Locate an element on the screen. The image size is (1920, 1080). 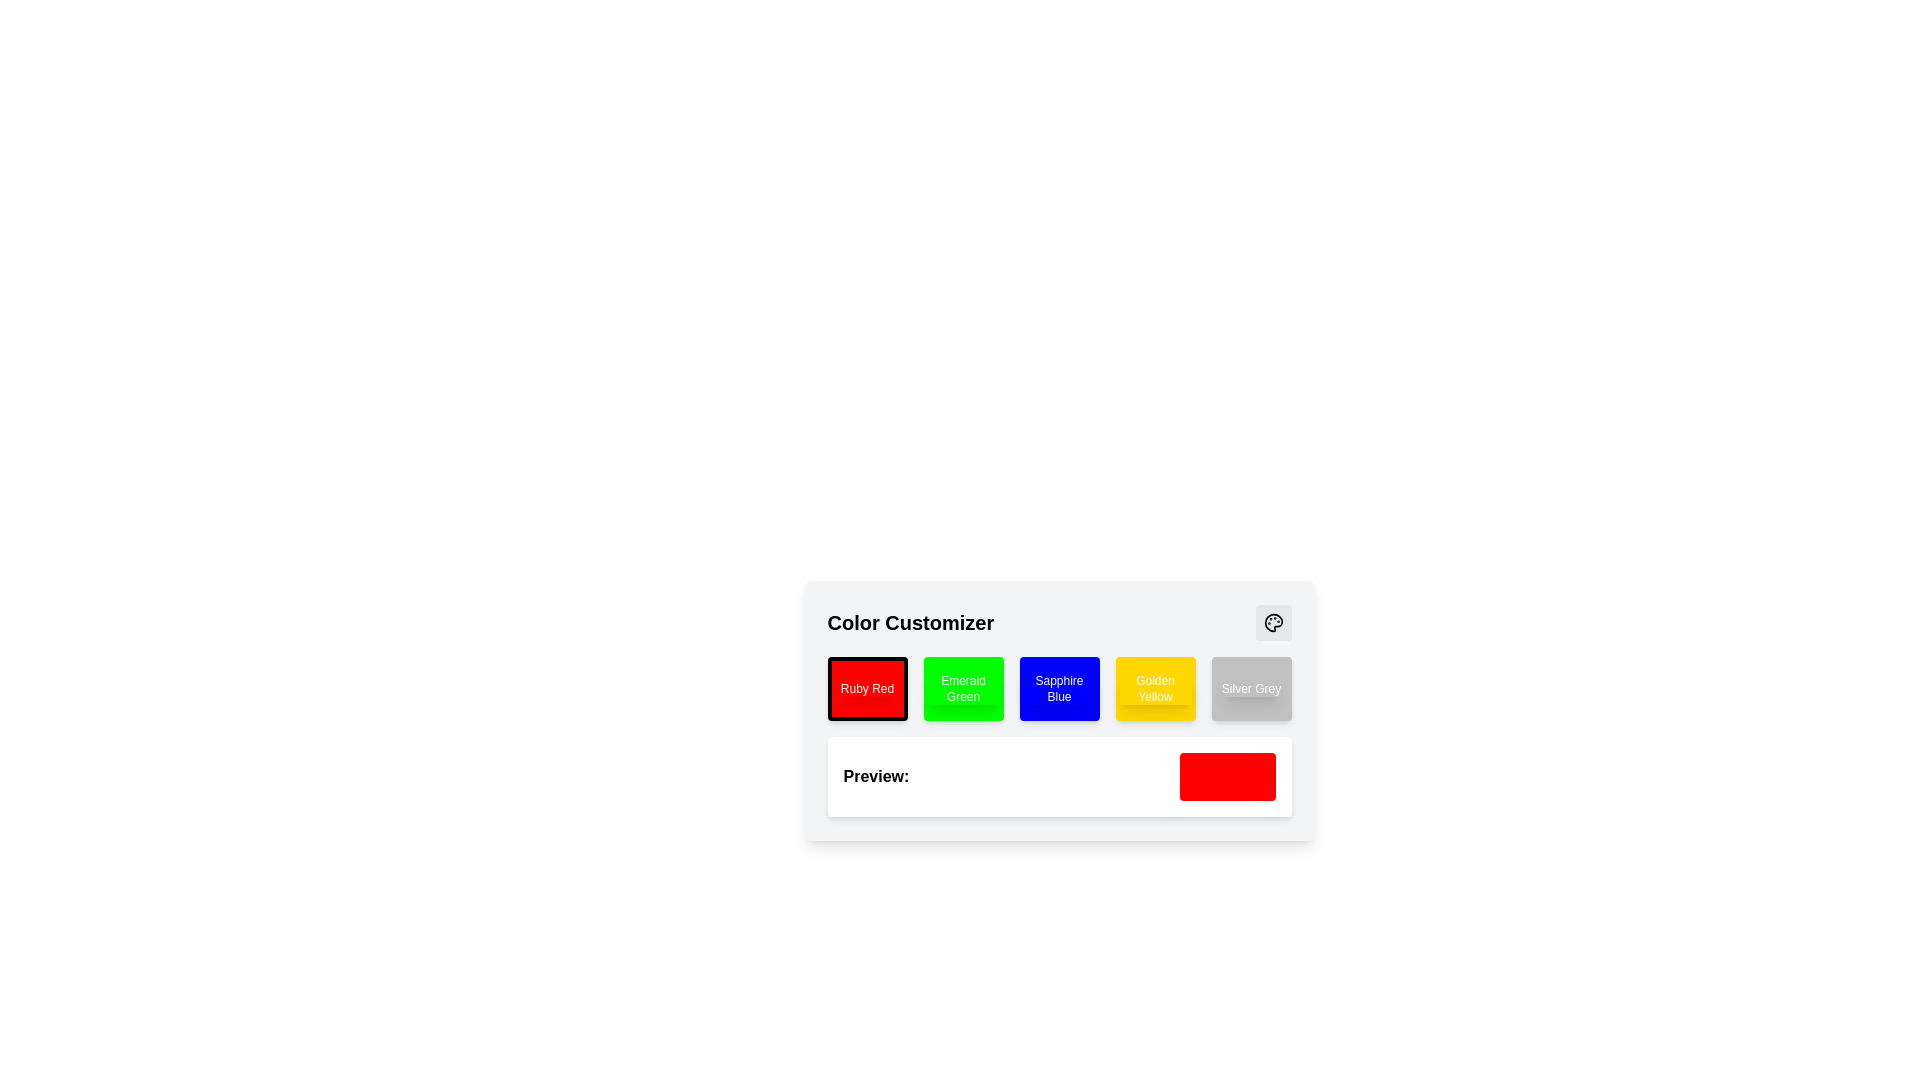
the button with a color palette icon located at the top-right corner of the color options row is located at coordinates (1272, 622).